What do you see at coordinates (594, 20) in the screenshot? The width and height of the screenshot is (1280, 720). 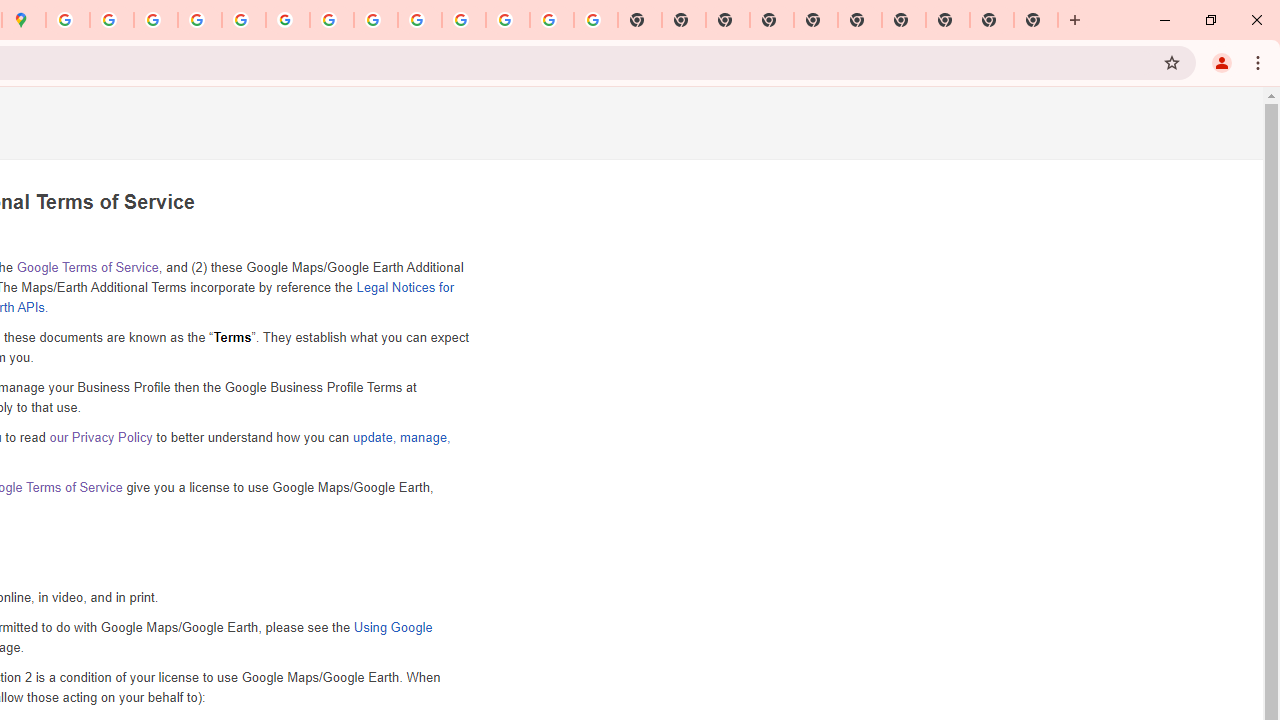 I see `'Google Images'` at bounding box center [594, 20].